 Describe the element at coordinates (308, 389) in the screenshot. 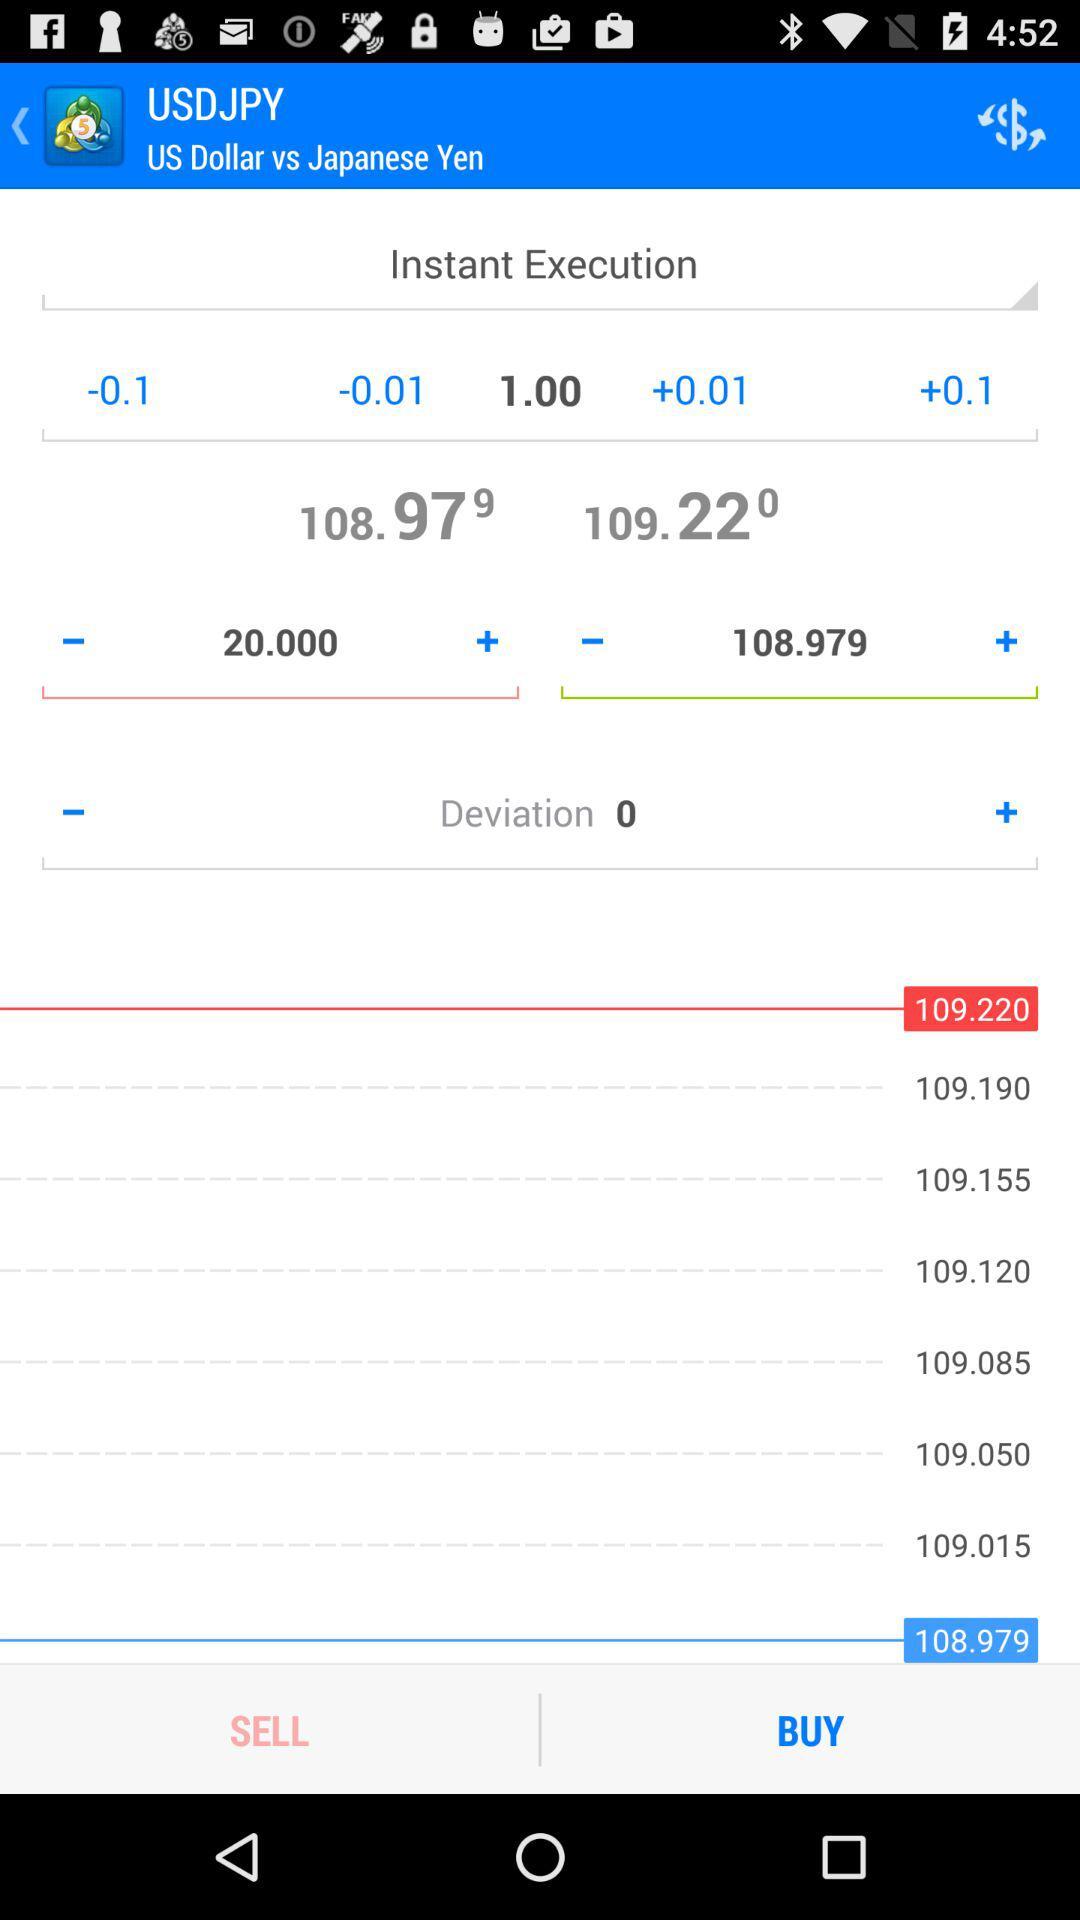

I see `001` at that location.